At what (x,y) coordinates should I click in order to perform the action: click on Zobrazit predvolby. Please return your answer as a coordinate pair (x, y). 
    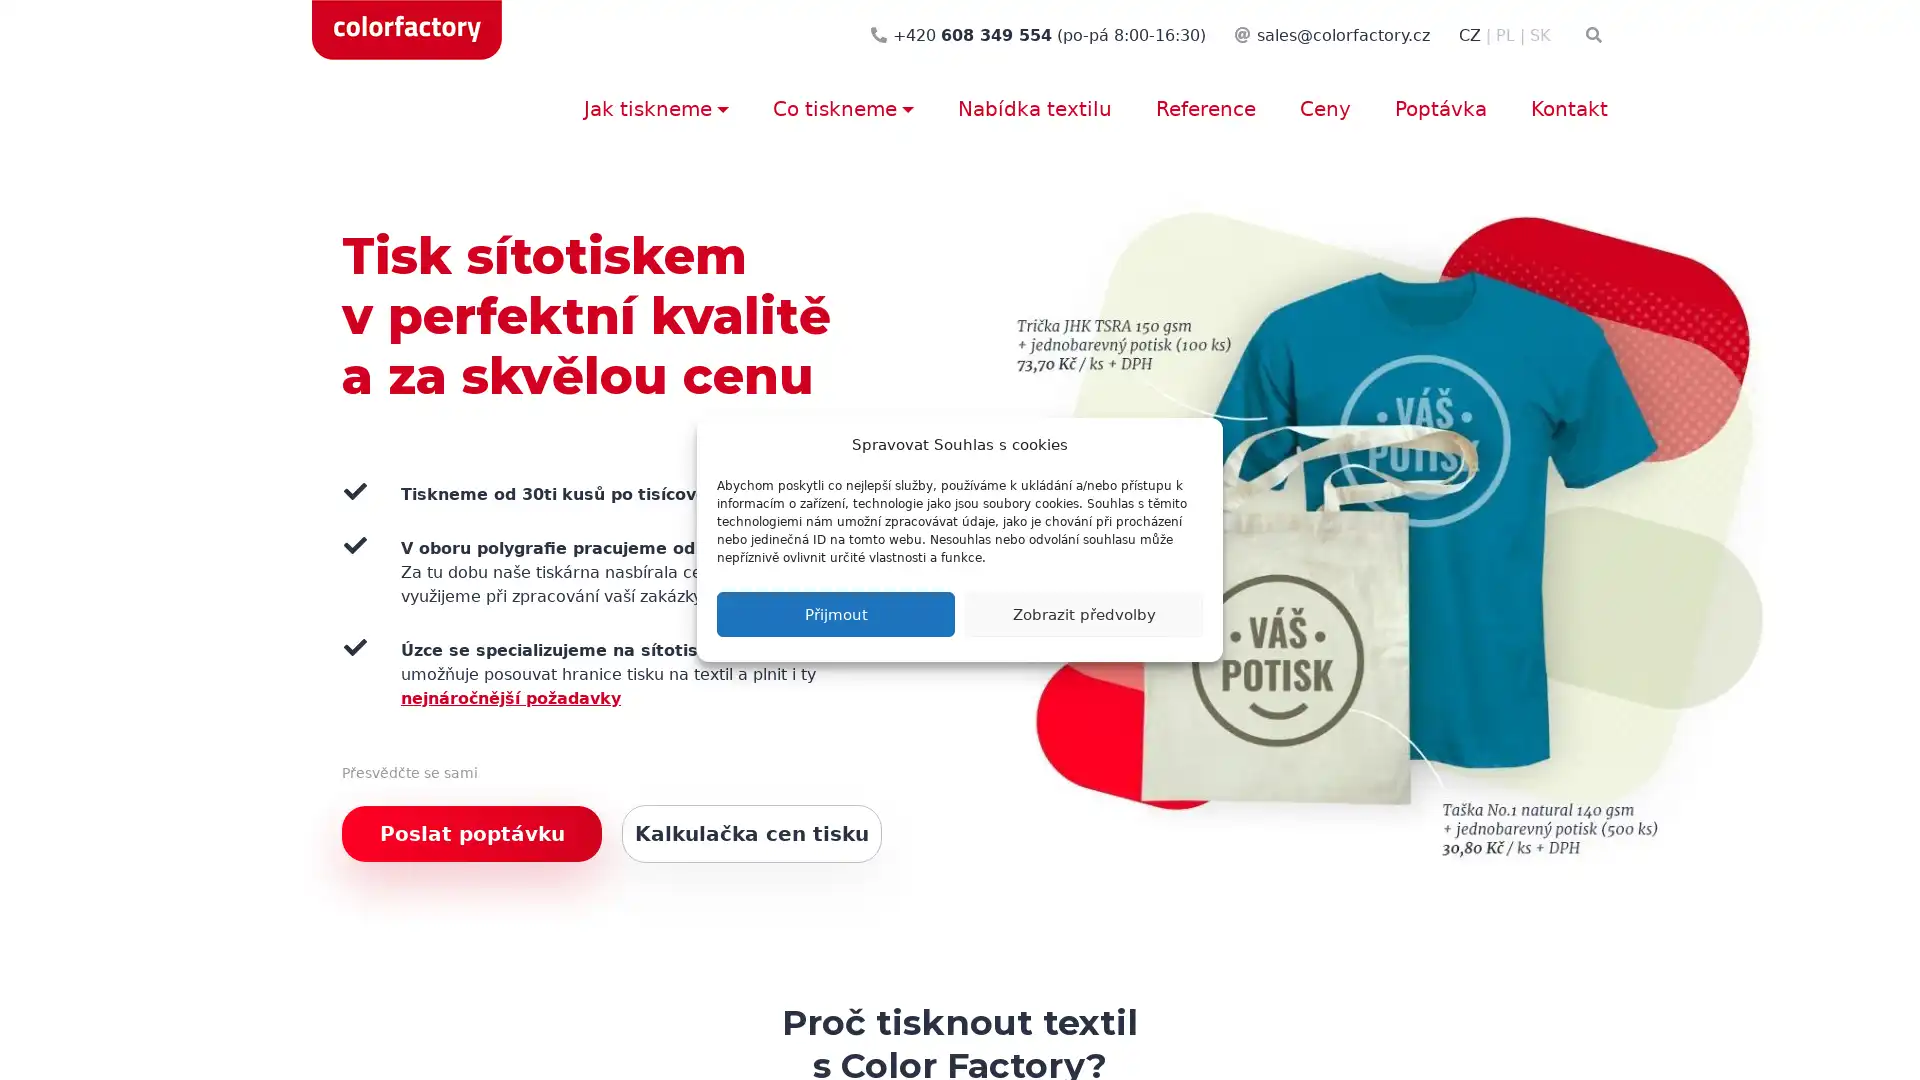
    Looking at the image, I should click on (1083, 613).